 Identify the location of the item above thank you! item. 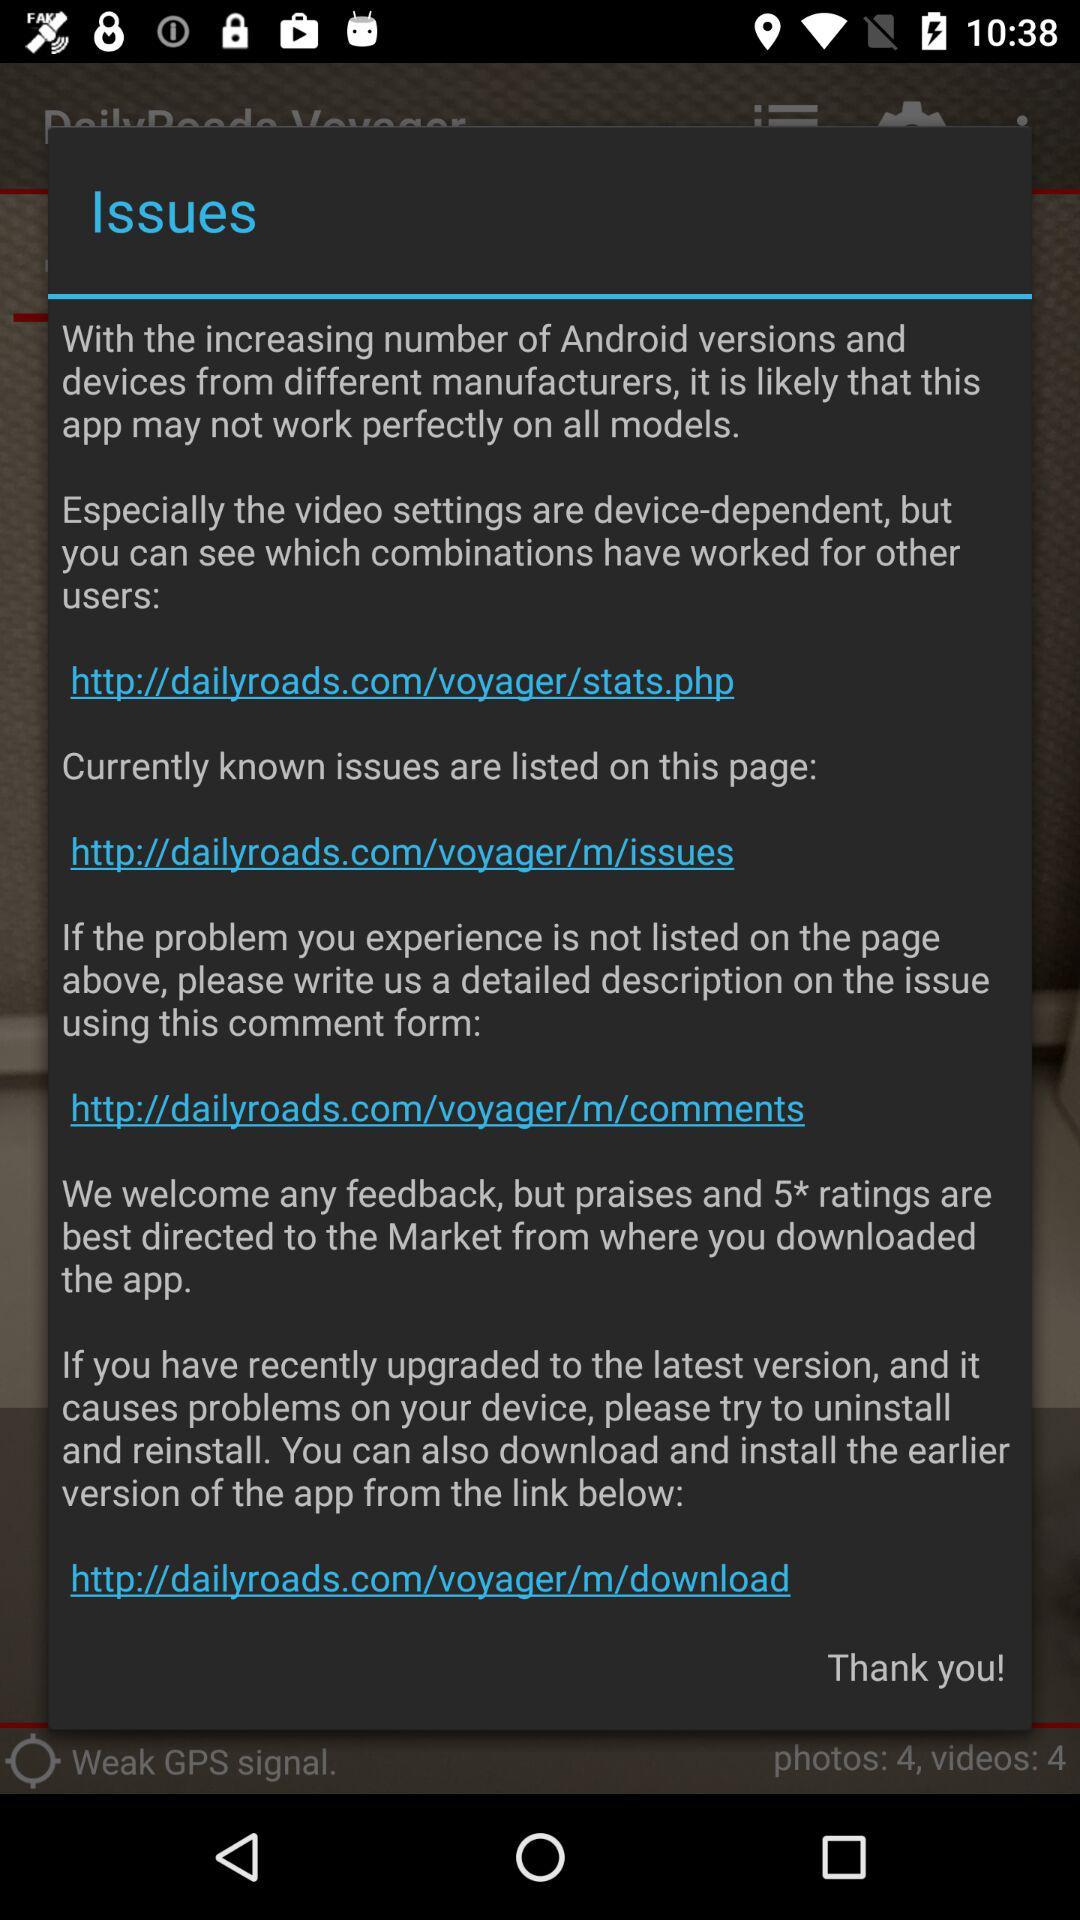
(540, 956).